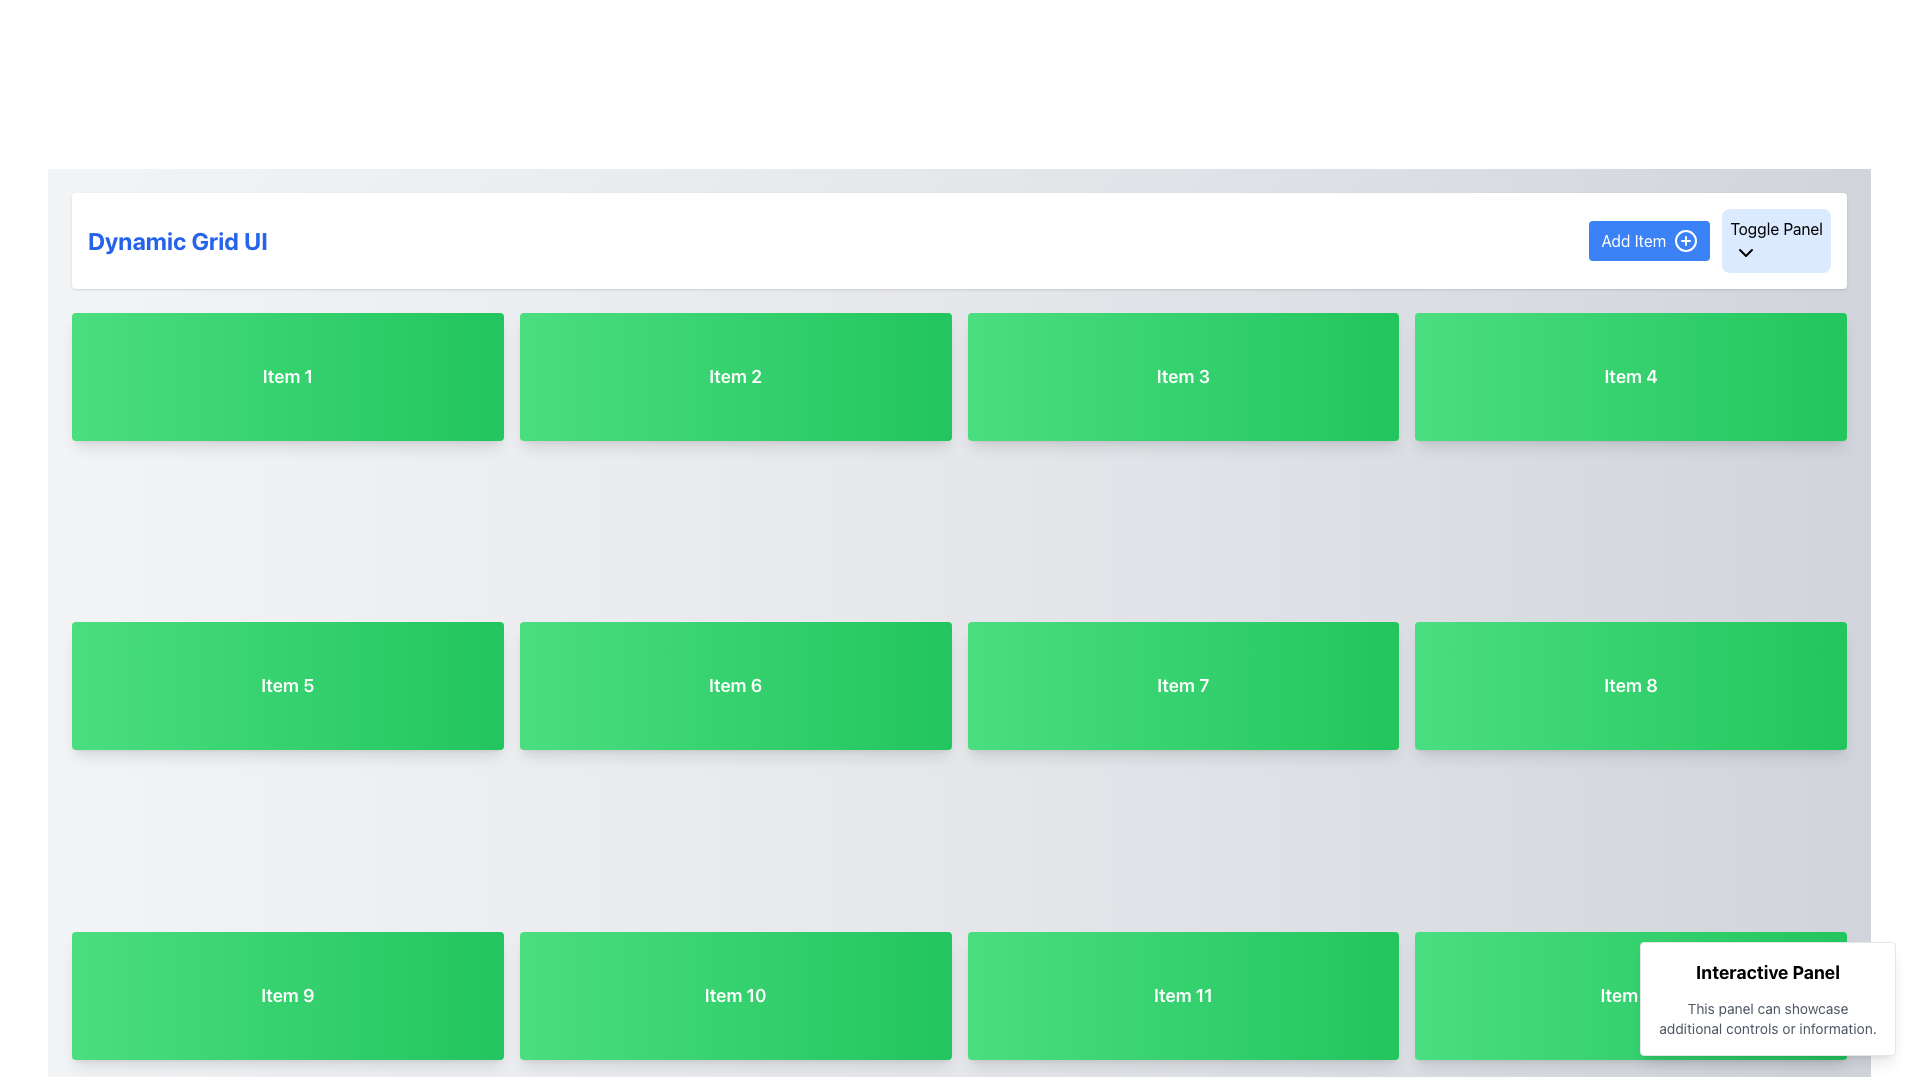 Image resolution: width=1920 pixels, height=1080 pixels. What do you see at coordinates (1745, 252) in the screenshot?
I see `the chevron icon representing the toggle functionality associated with the 'Toggle Panel' label` at bounding box center [1745, 252].